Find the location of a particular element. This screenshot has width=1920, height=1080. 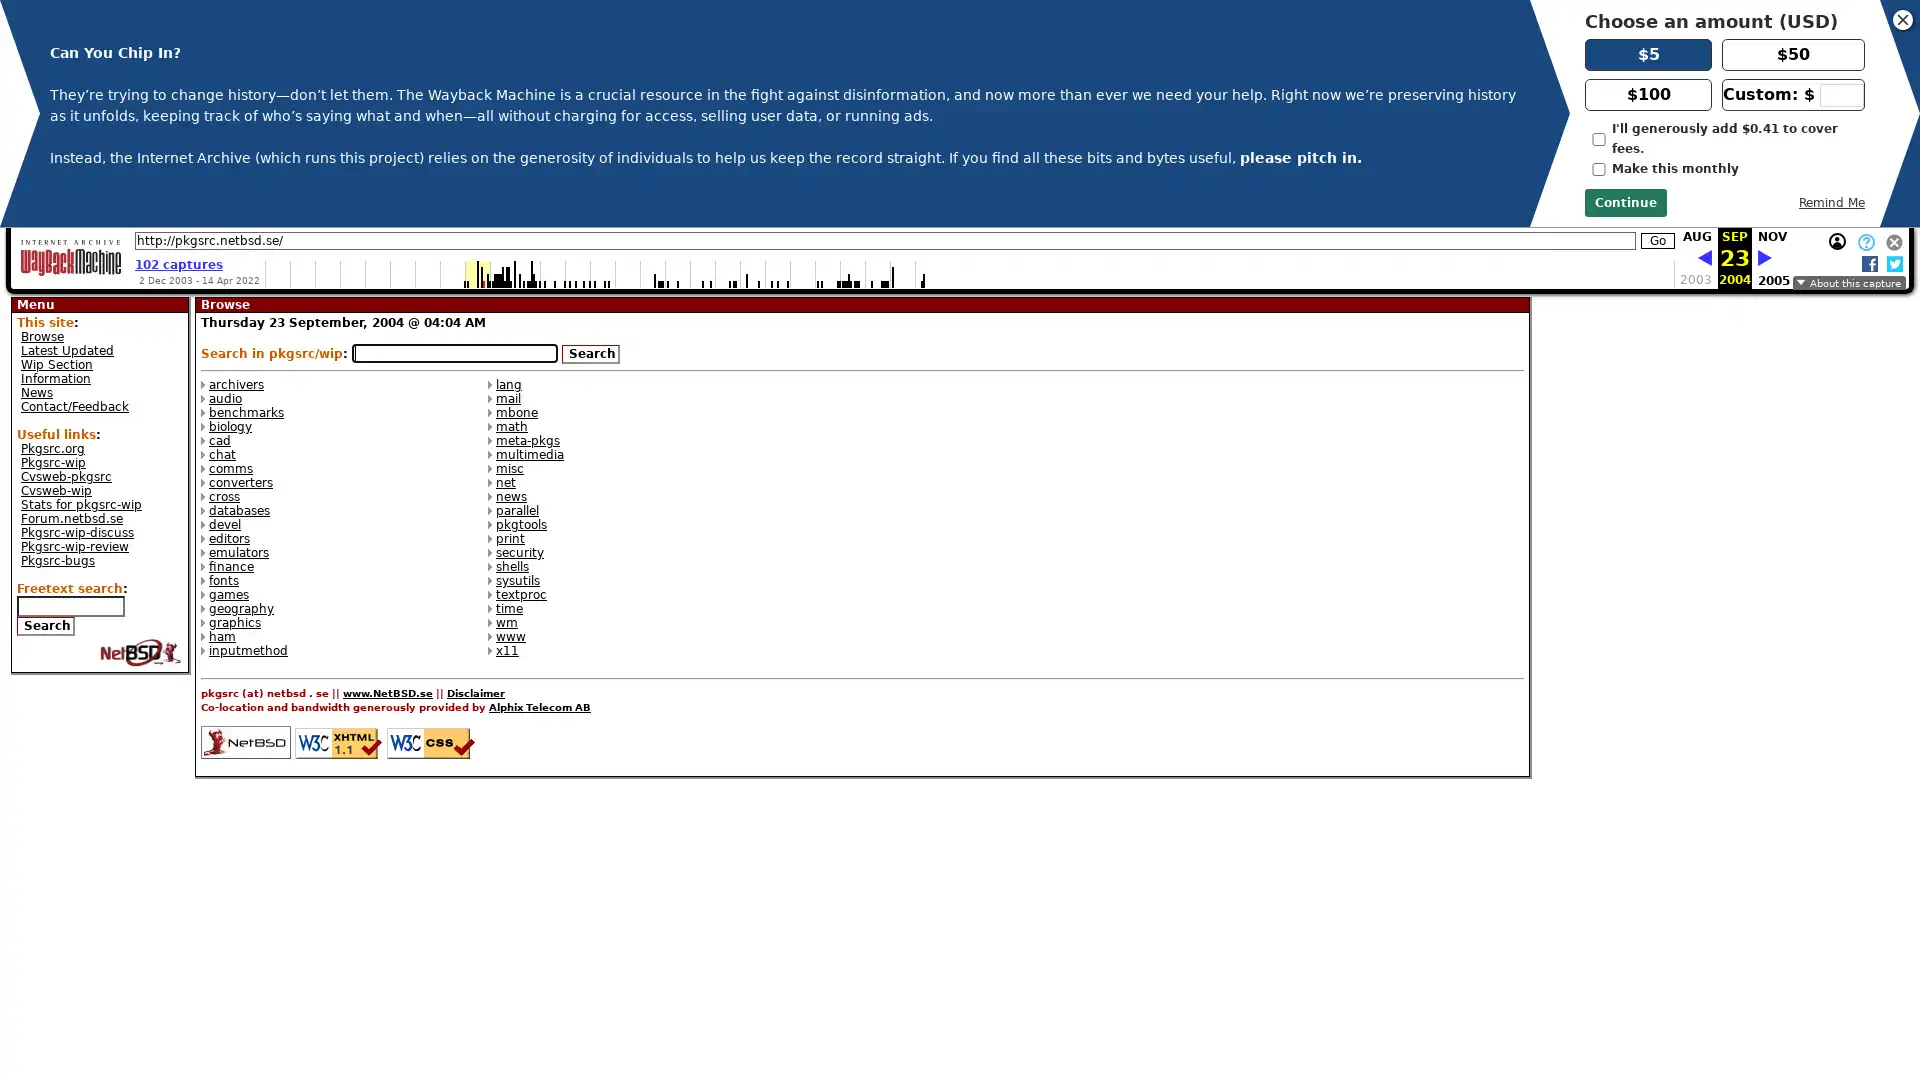

Search is located at coordinates (46, 625).